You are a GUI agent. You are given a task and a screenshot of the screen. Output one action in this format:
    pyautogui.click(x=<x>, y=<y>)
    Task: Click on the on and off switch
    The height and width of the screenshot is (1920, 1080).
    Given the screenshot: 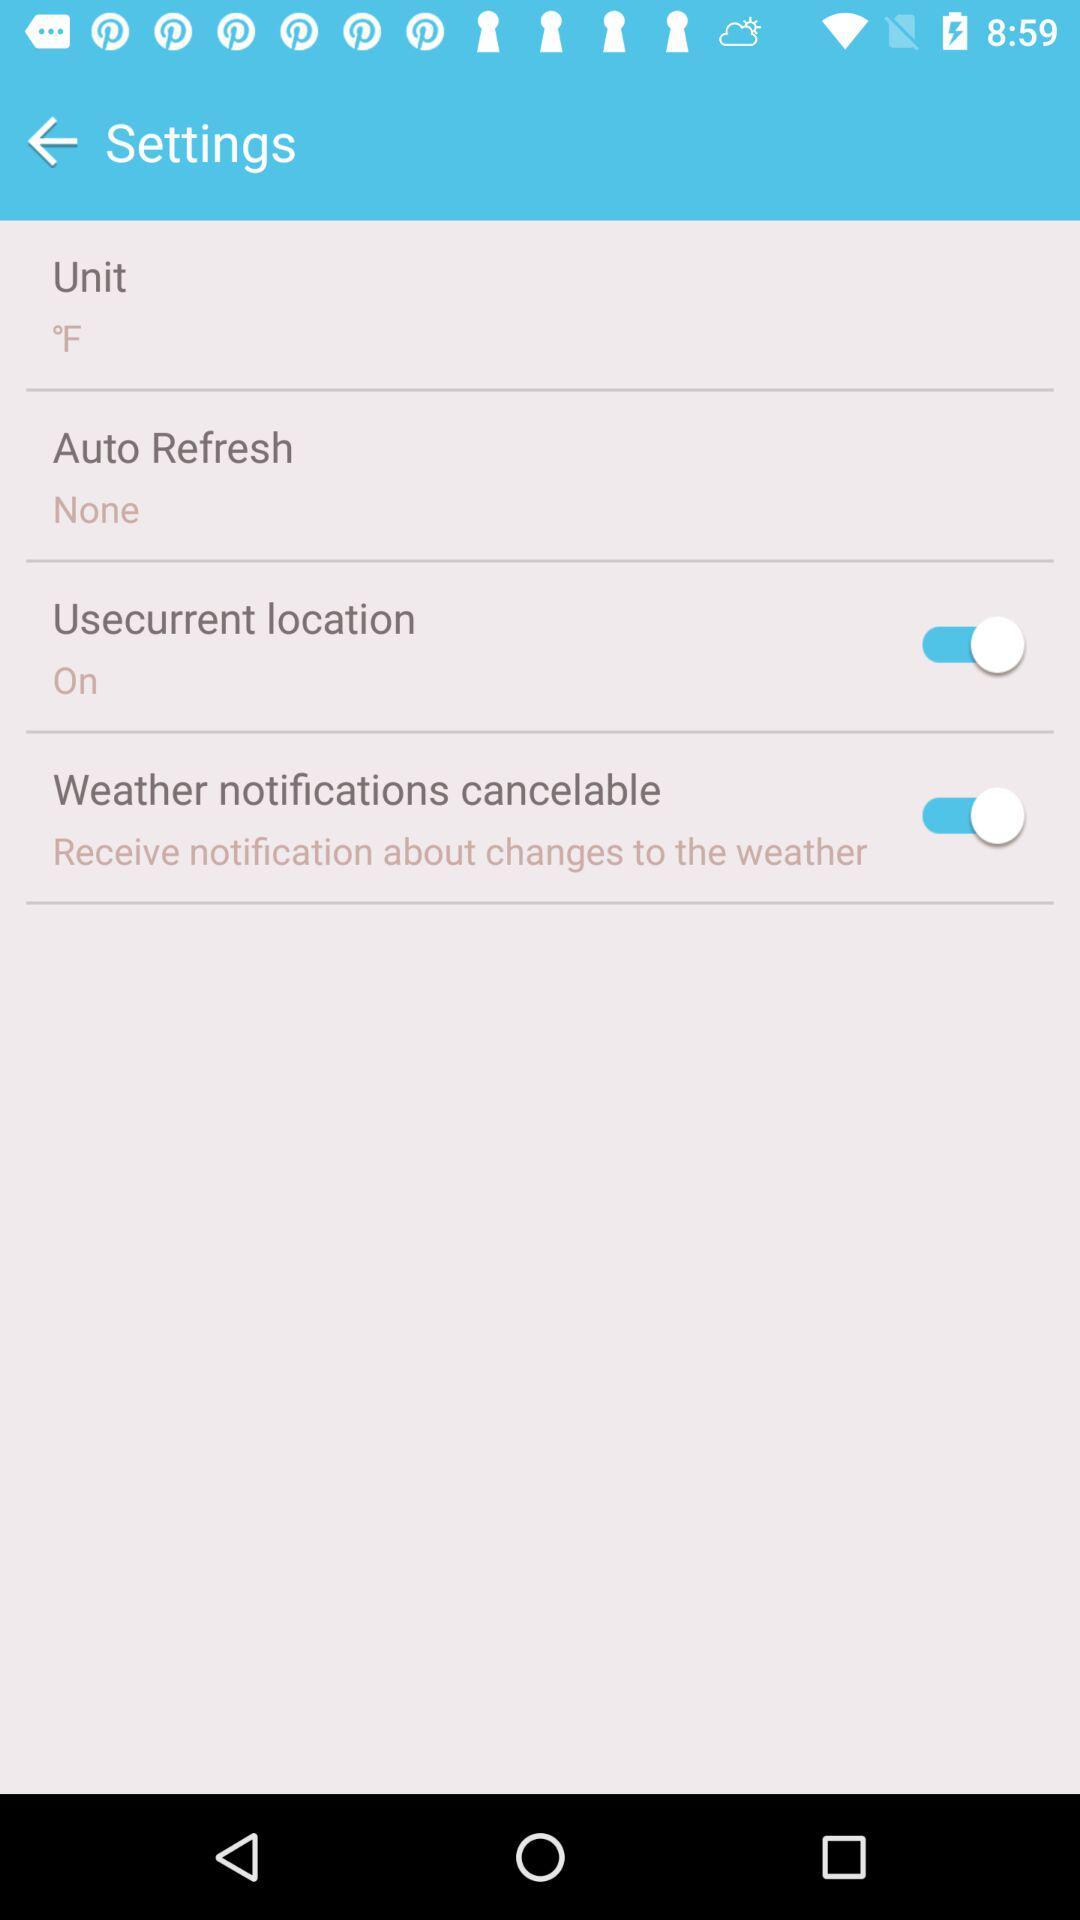 What is the action you would take?
    pyautogui.click(x=974, y=648)
    